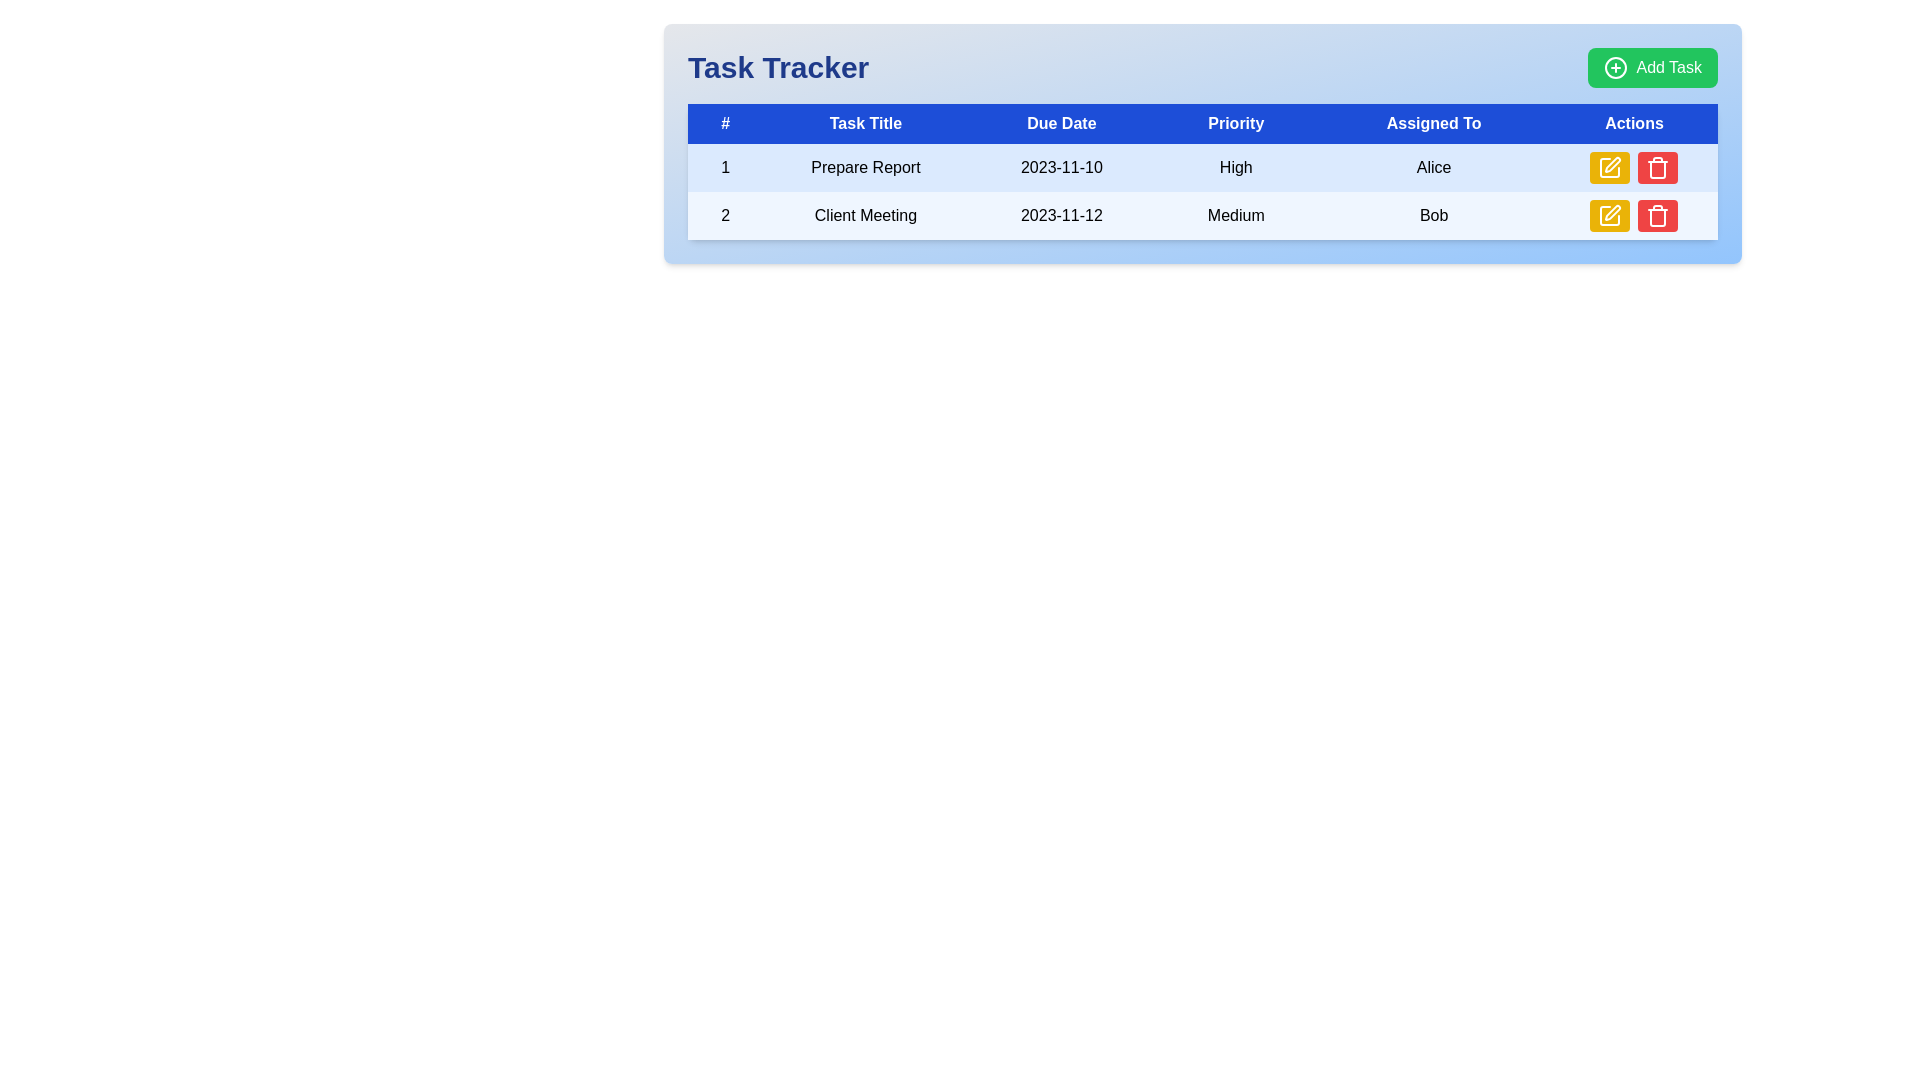 The width and height of the screenshot is (1920, 1080). Describe the element at coordinates (1610, 167) in the screenshot. I see `the edit button located in the 'Actions' column of the second row of the data table to initiate the edit action` at that location.